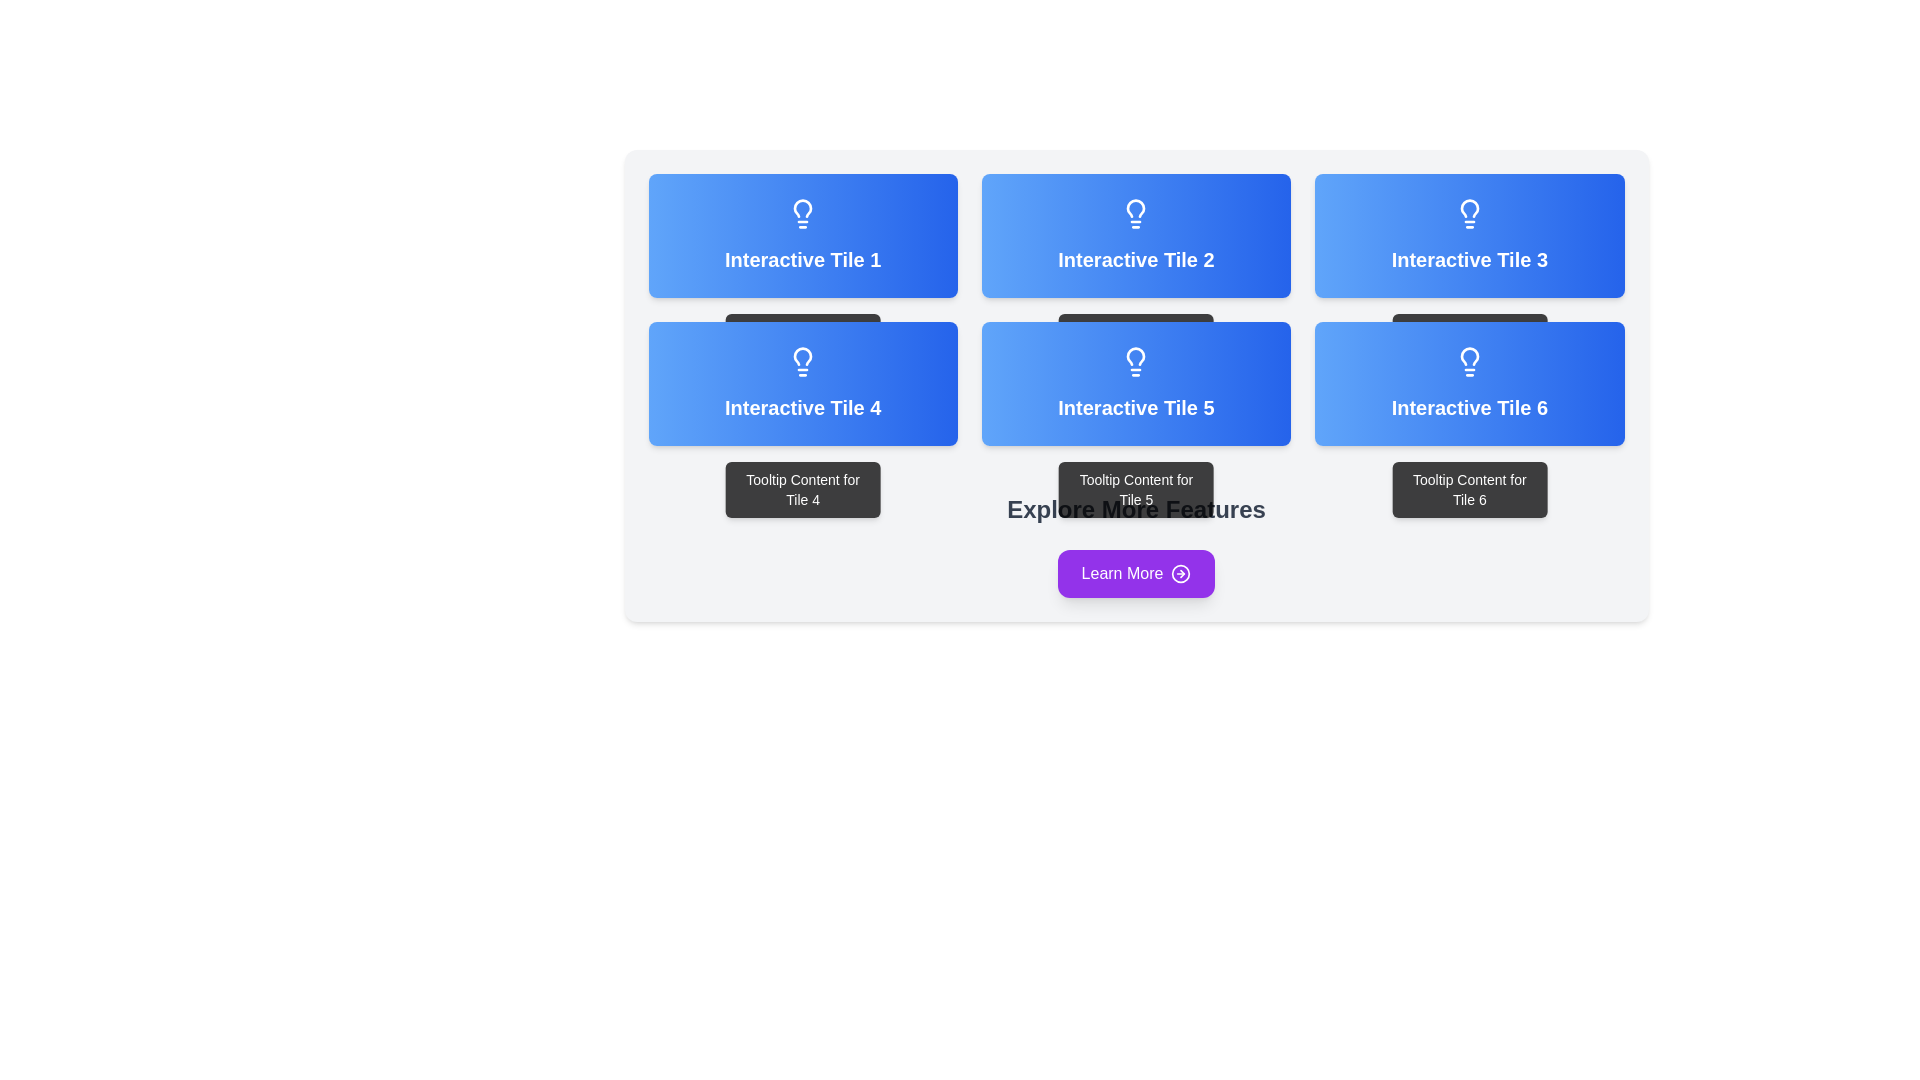 This screenshot has height=1080, width=1920. Describe the element at coordinates (803, 407) in the screenshot. I see `the text label that identifies 'Interactive Tile 4'` at that location.